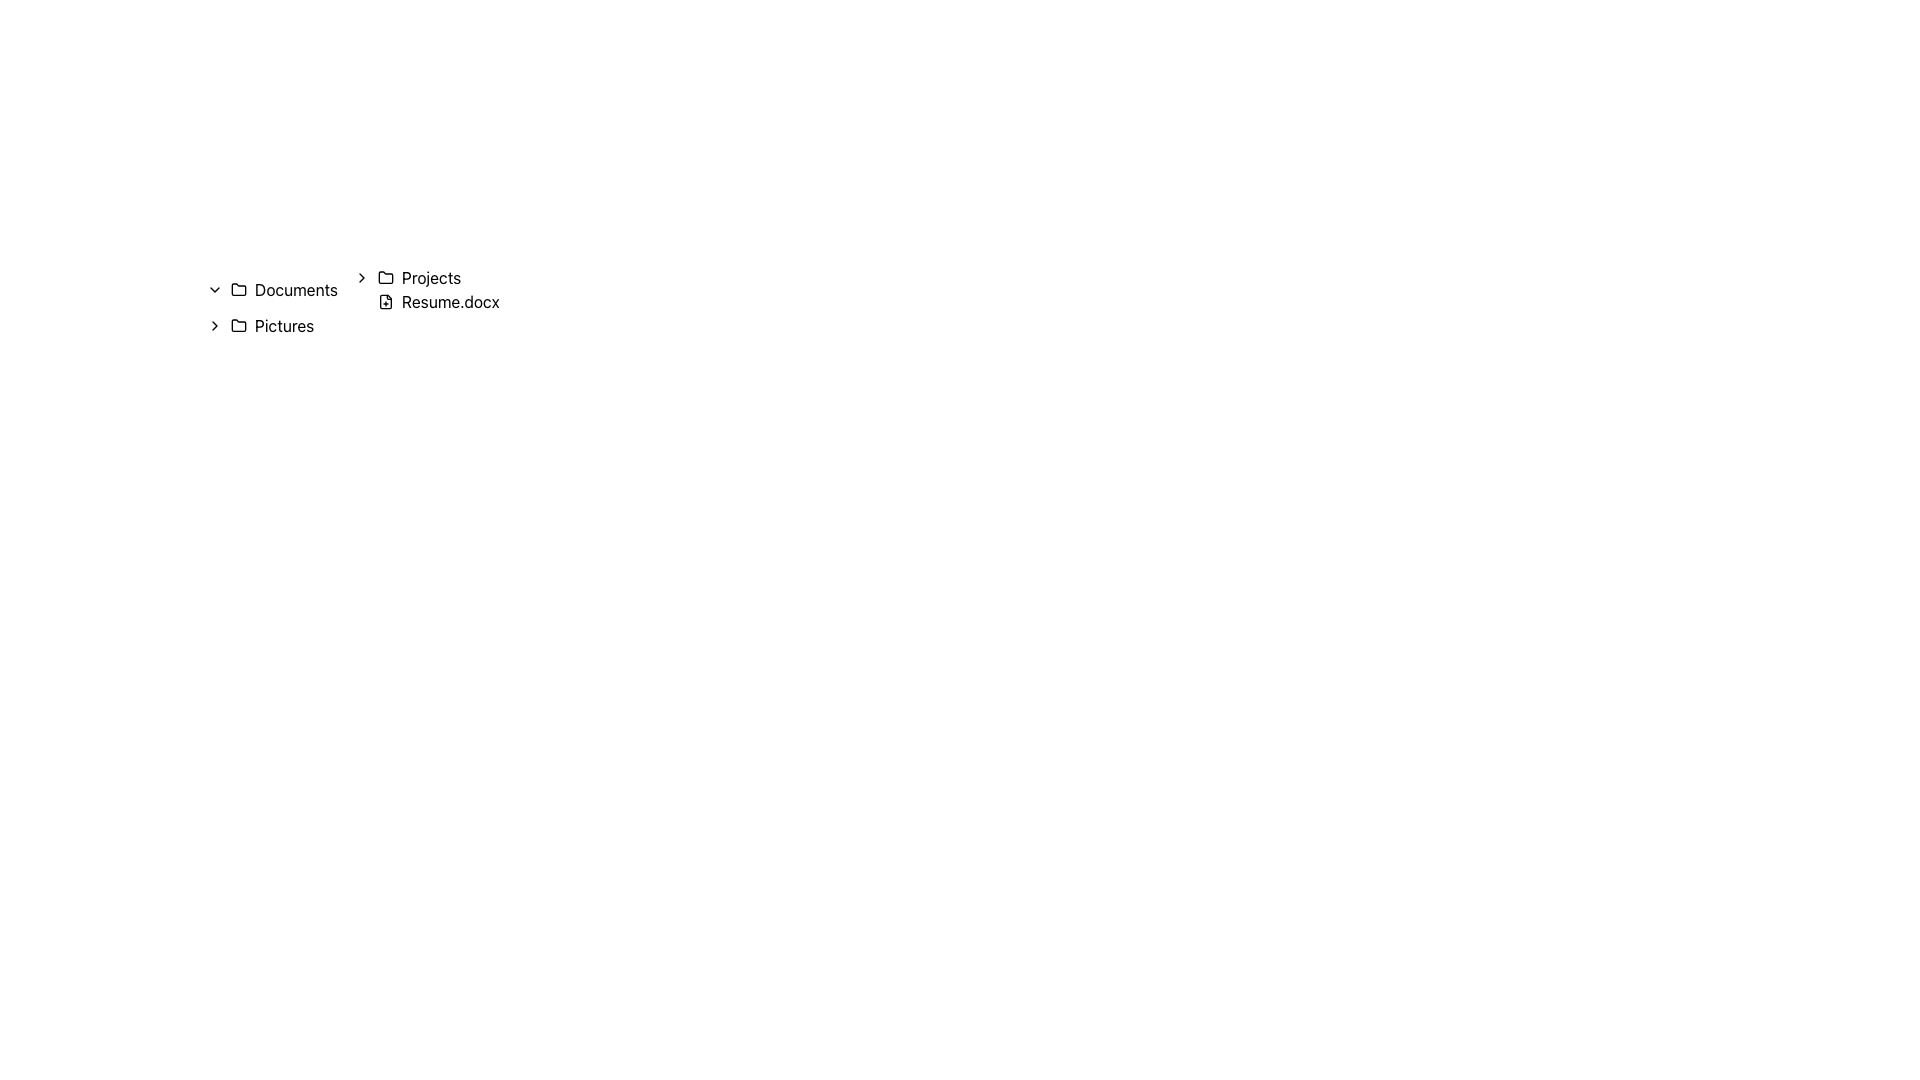 Image resolution: width=1920 pixels, height=1080 pixels. I want to click on the downward-pointing chevron icon located to the left of the 'Documents' label in the hierarchical file system interface, so click(215, 289).